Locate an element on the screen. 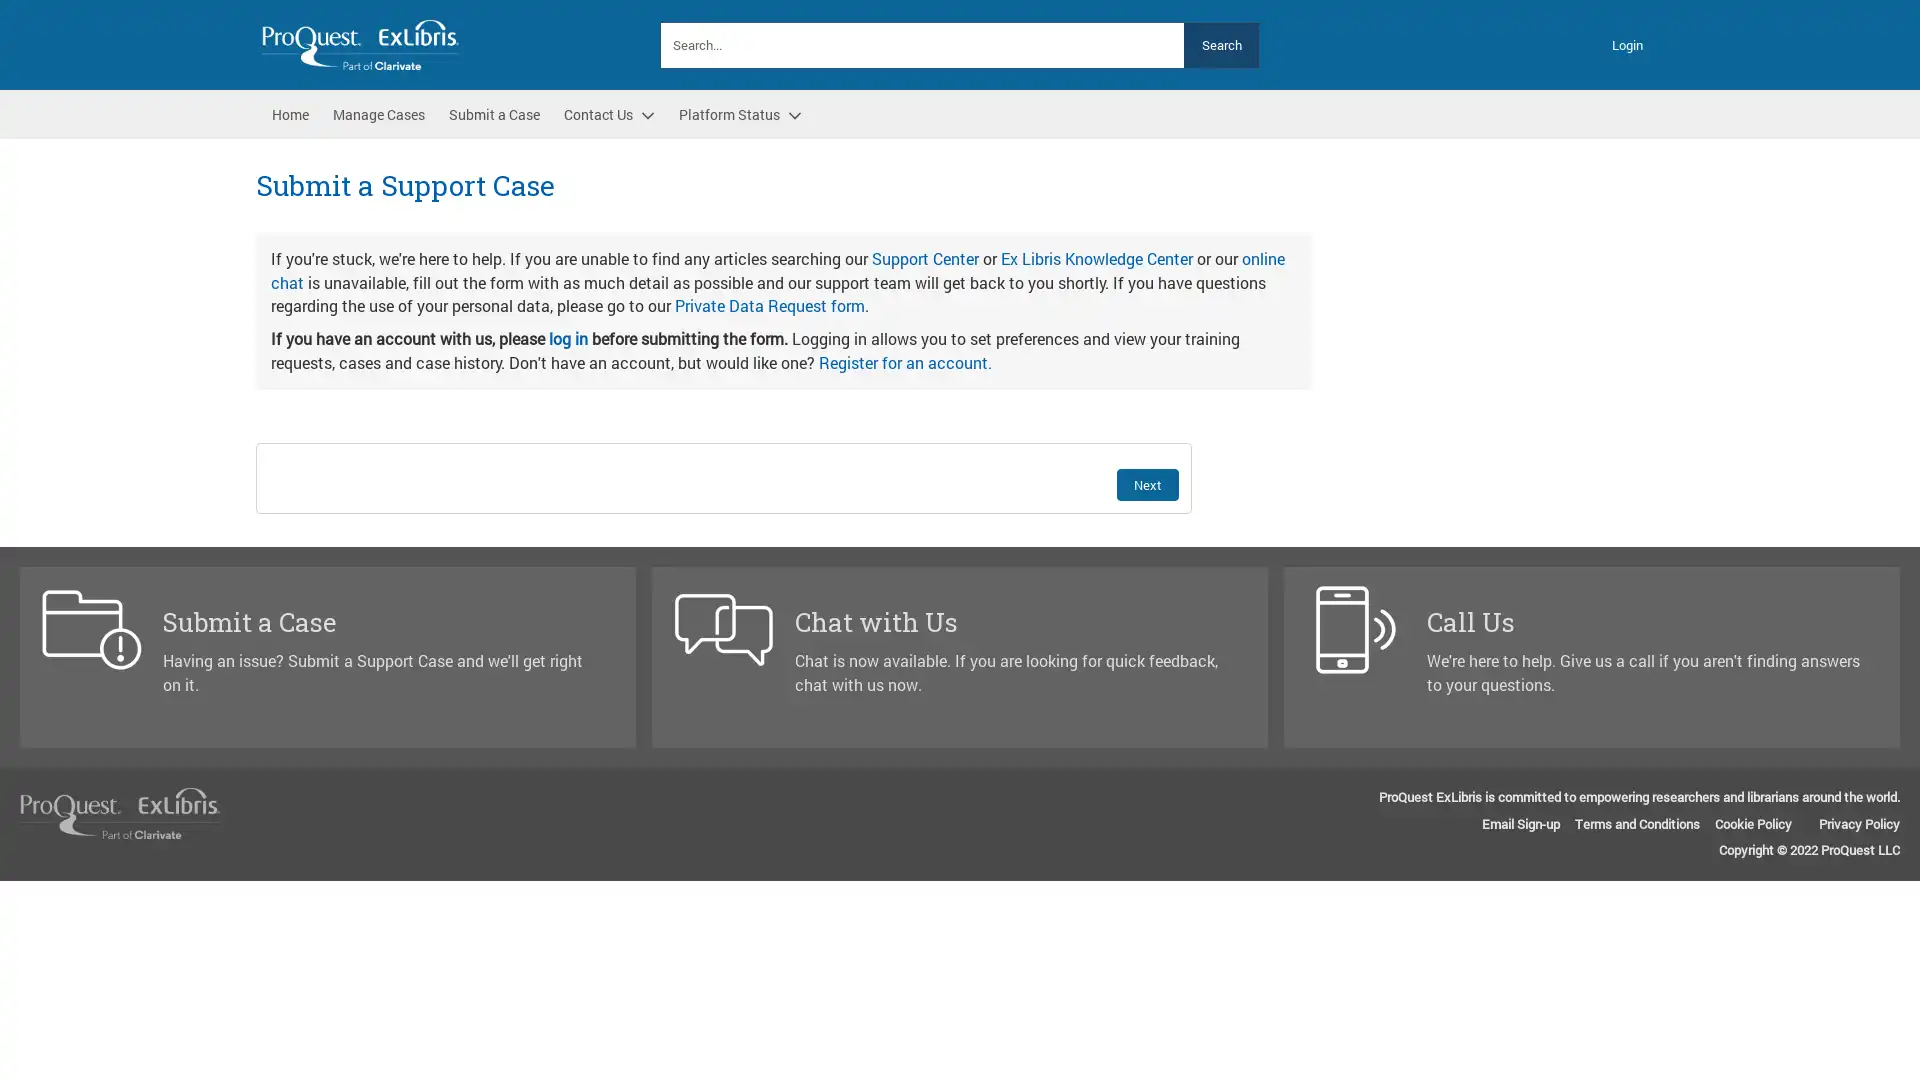 Image resolution: width=1920 pixels, height=1080 pixels. Next is located at coordinates (1147, 551).